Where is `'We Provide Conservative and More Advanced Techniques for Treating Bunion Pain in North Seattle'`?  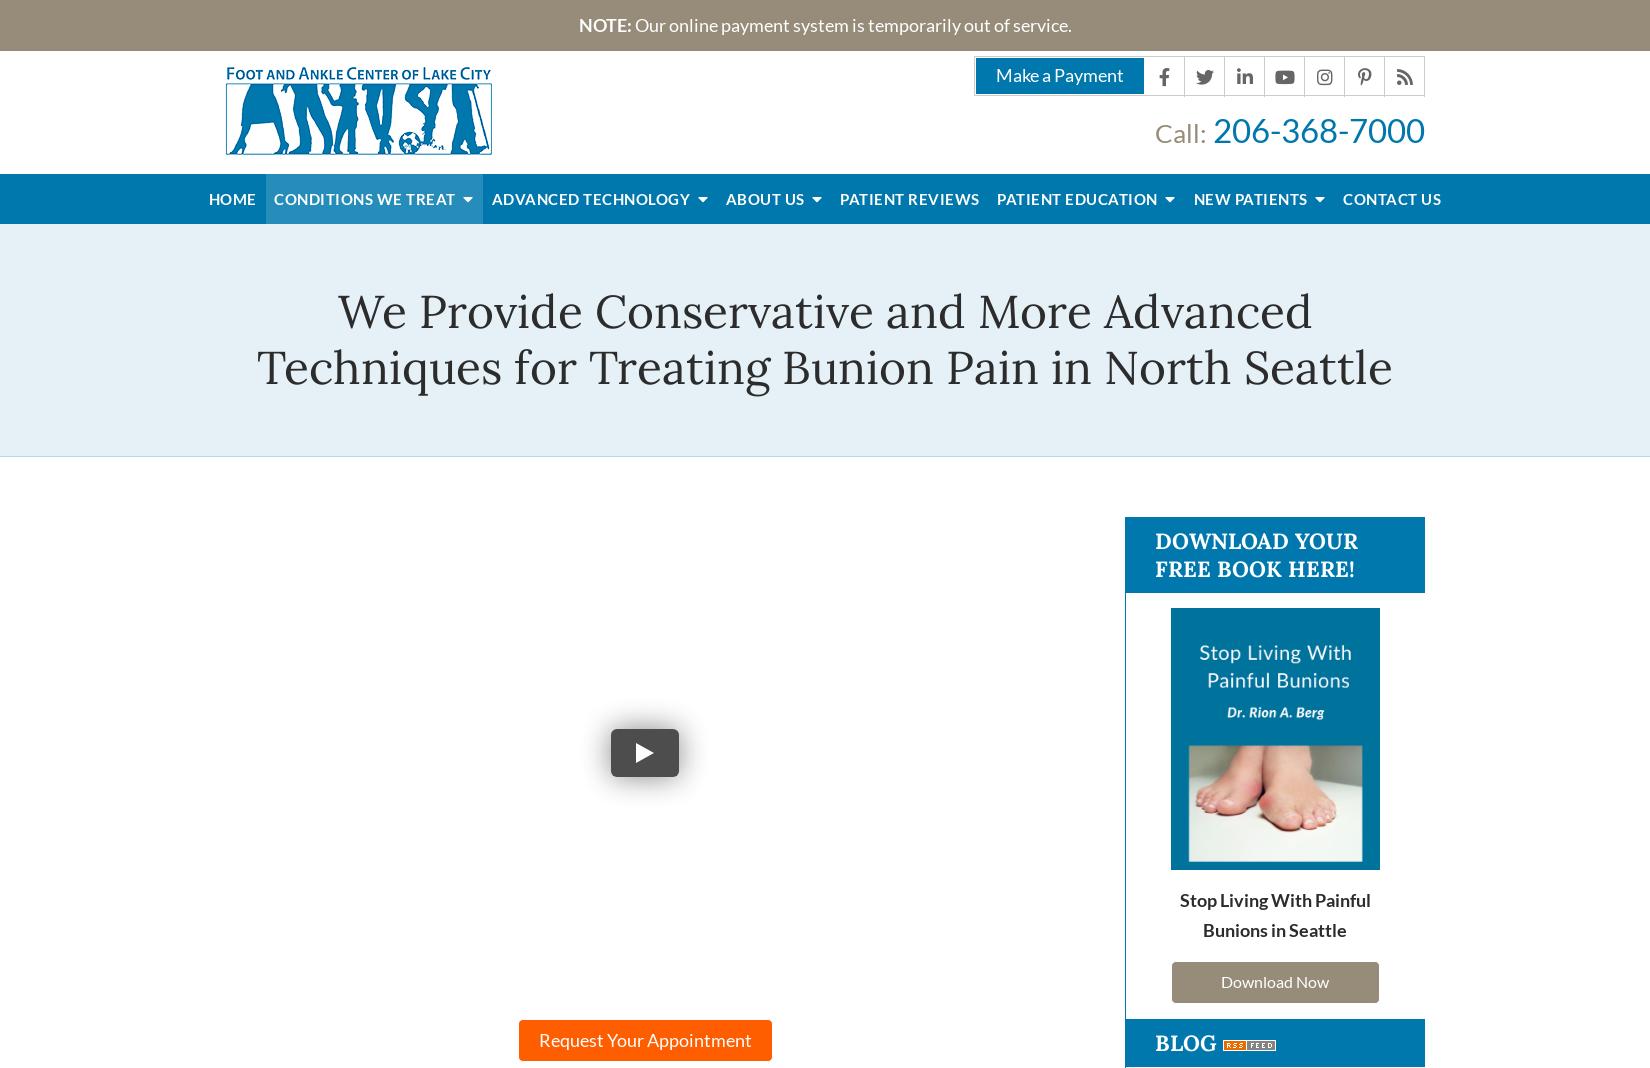 'We Provide Conservative and More Advanced Techniques for Treating Bunion Pain in North Seattle' is located at coordinates (825, 347).